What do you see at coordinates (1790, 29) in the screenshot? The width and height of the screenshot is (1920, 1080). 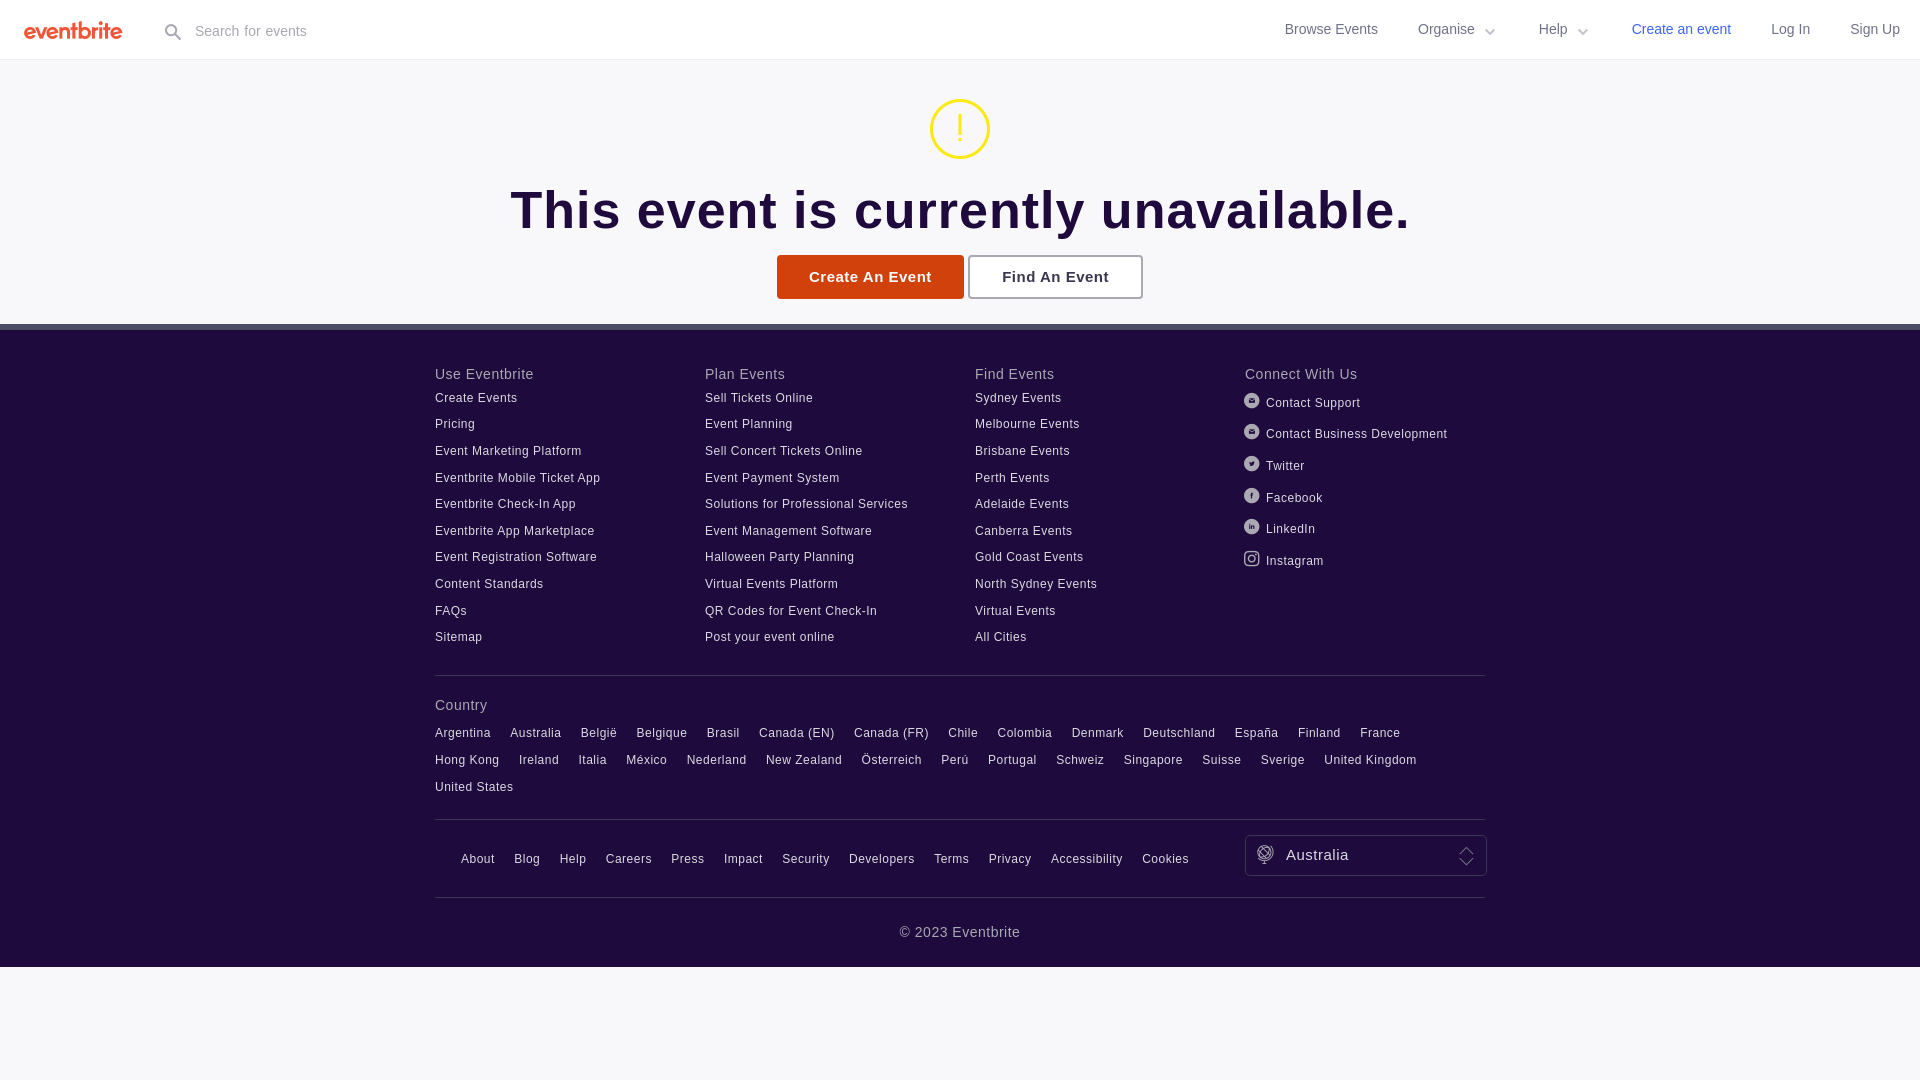 I see `'Log In'` at bounding box center [1790, 29].